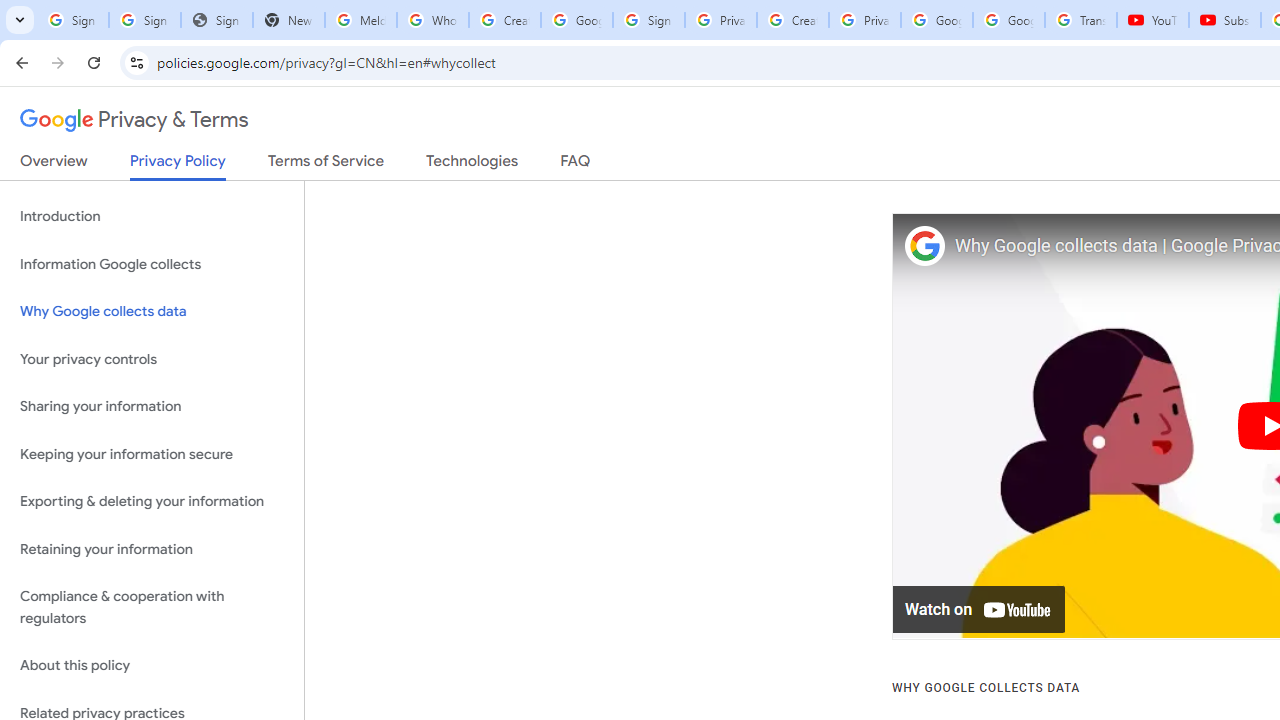 Image resolution: width=1280 pixels, height=720 pixels. What do you see at coordinates (151, 454) in the screenshot?
I see `'Keeping your information secure'` at bounding box center [151, 454].